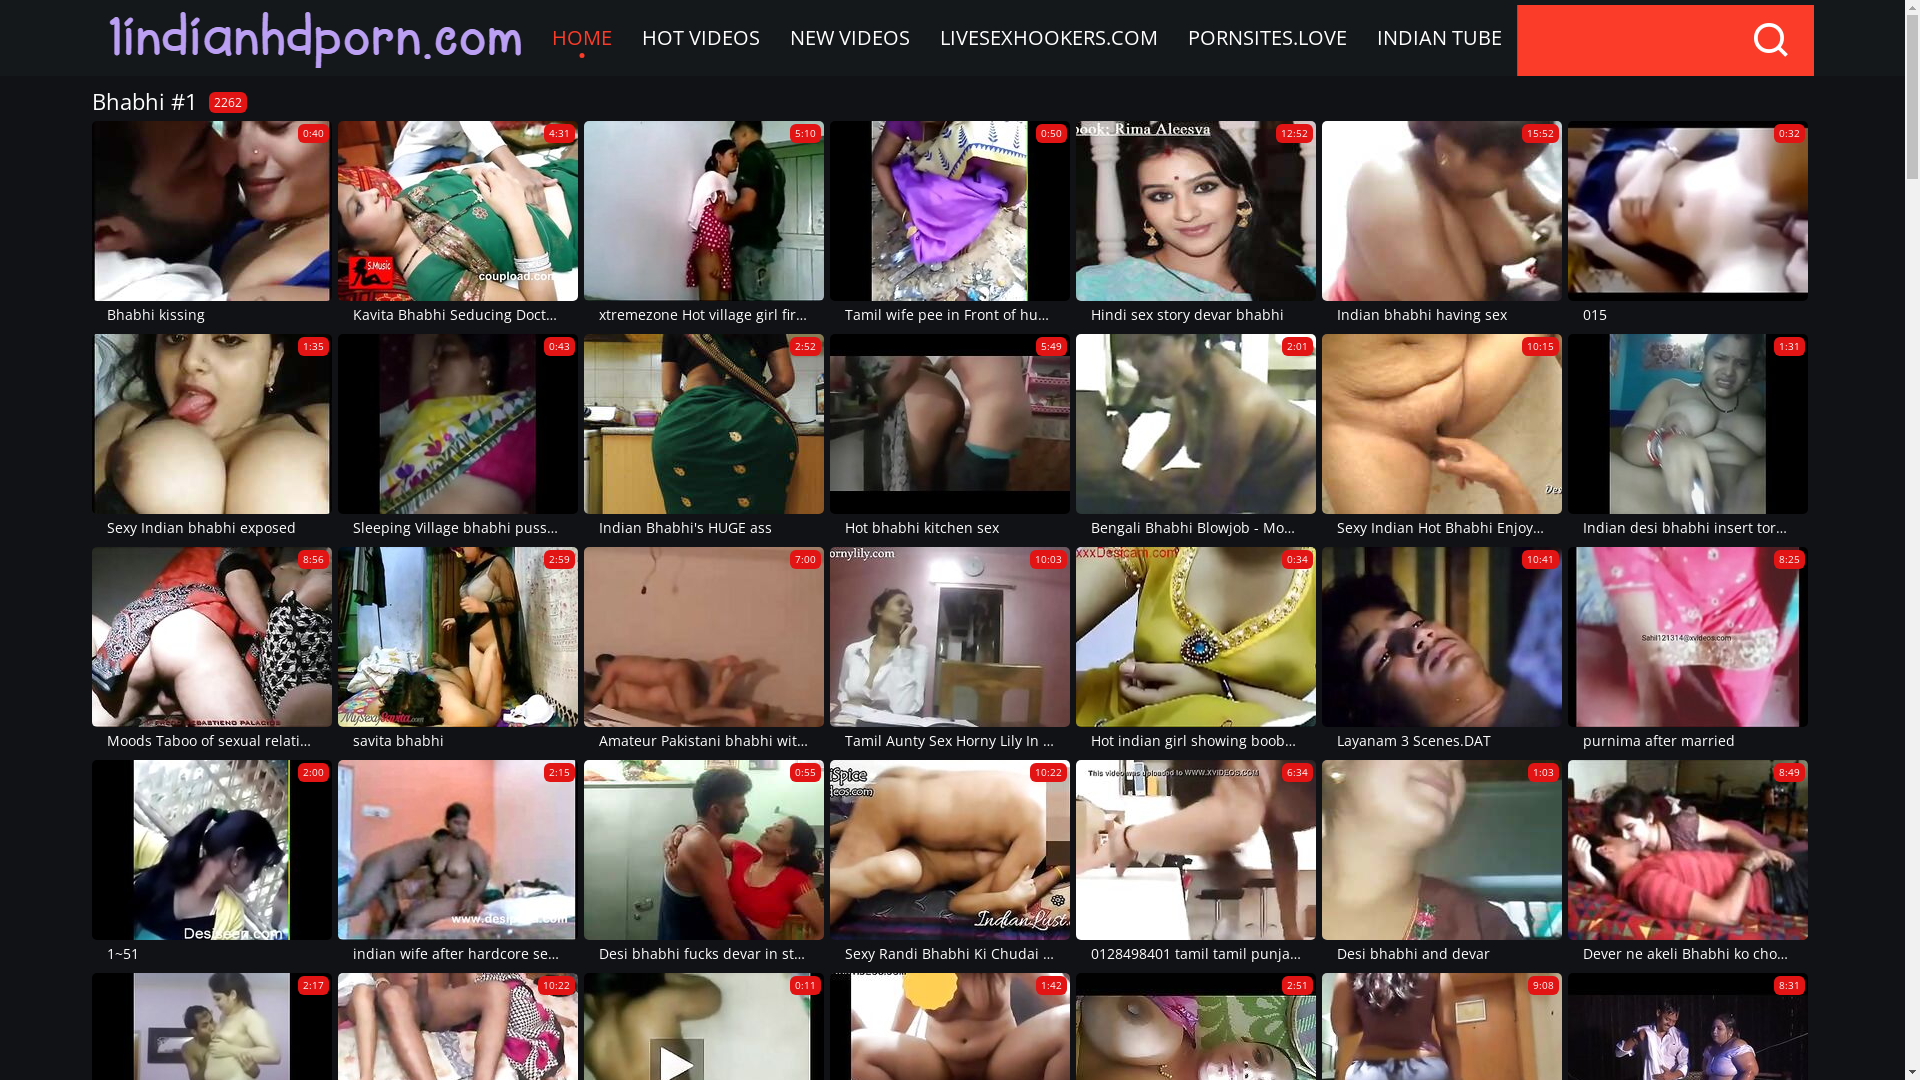 This screenshot has height=1080, width=1920. Describe the element at coordinates (1441, 436) in the screenshot. I see `'10:15` at that location.